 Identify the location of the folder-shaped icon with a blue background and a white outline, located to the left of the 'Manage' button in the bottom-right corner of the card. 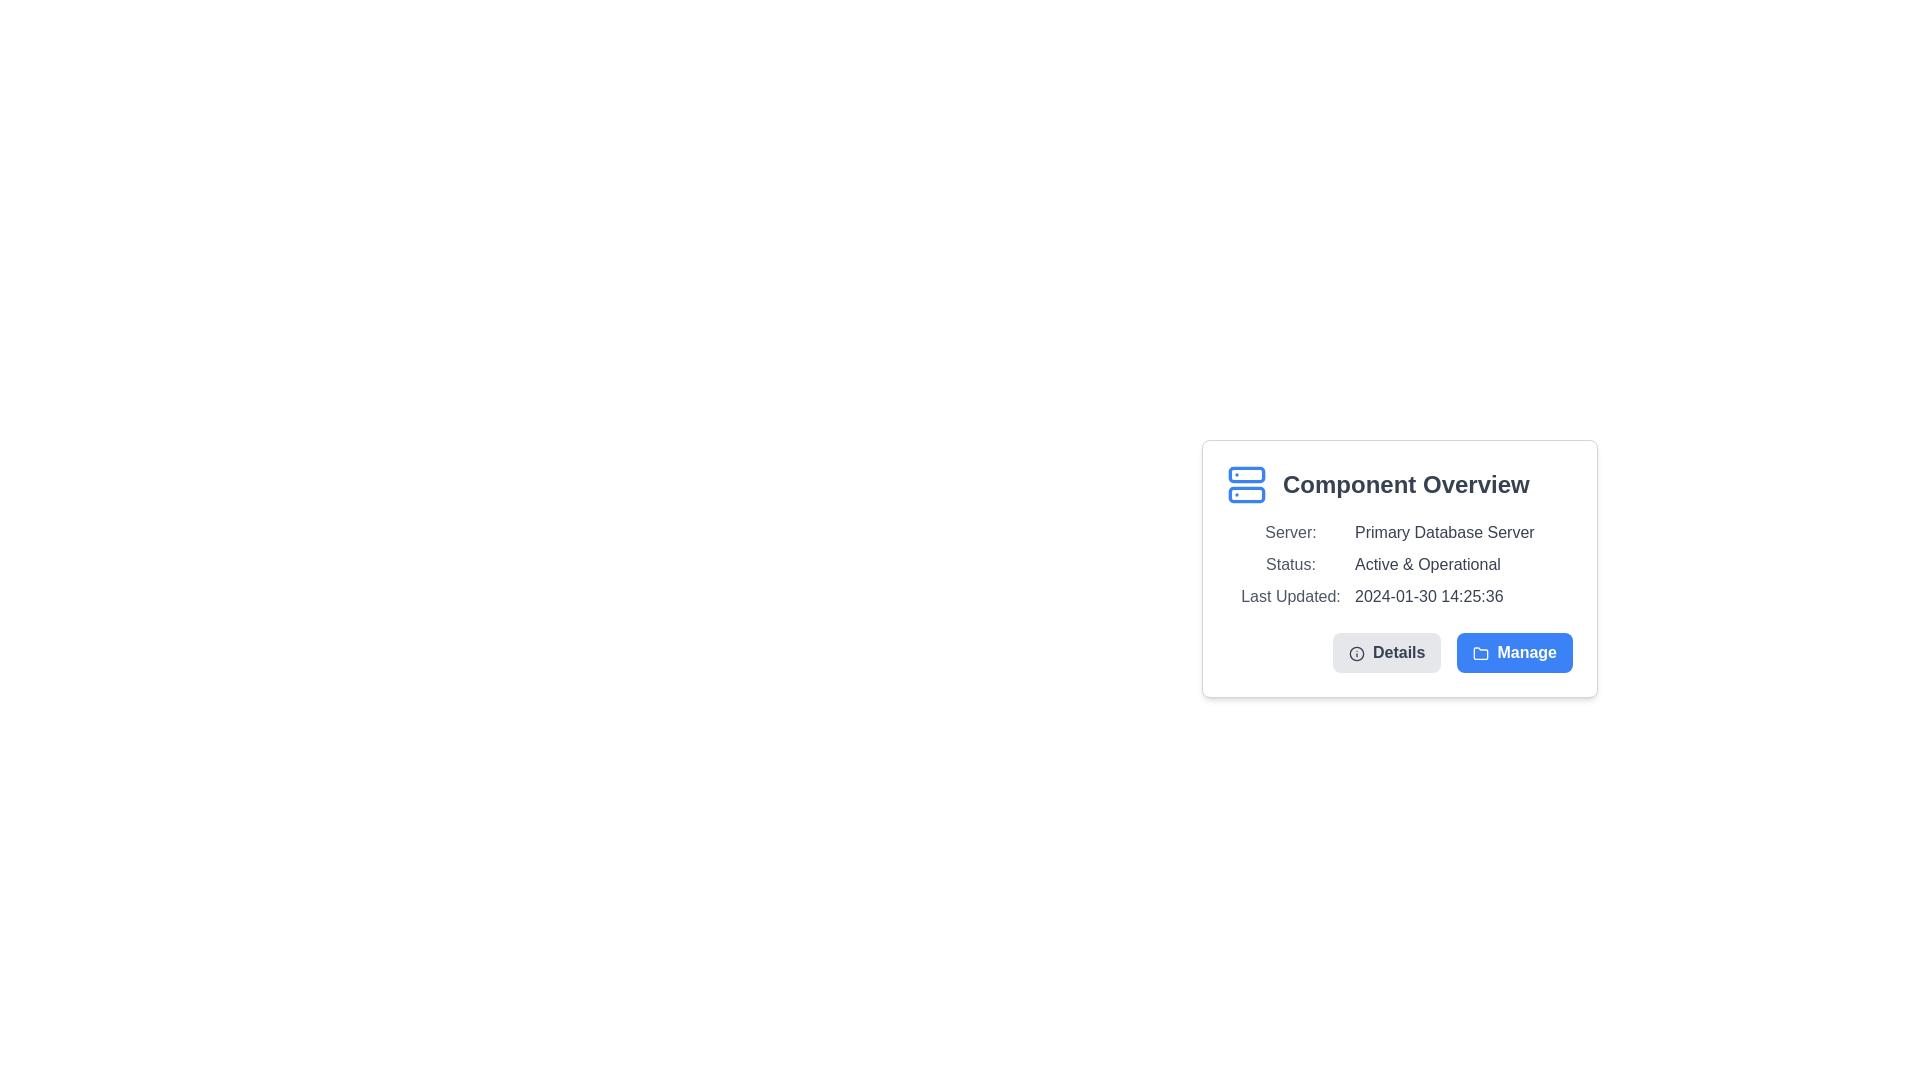
(1481, 653).